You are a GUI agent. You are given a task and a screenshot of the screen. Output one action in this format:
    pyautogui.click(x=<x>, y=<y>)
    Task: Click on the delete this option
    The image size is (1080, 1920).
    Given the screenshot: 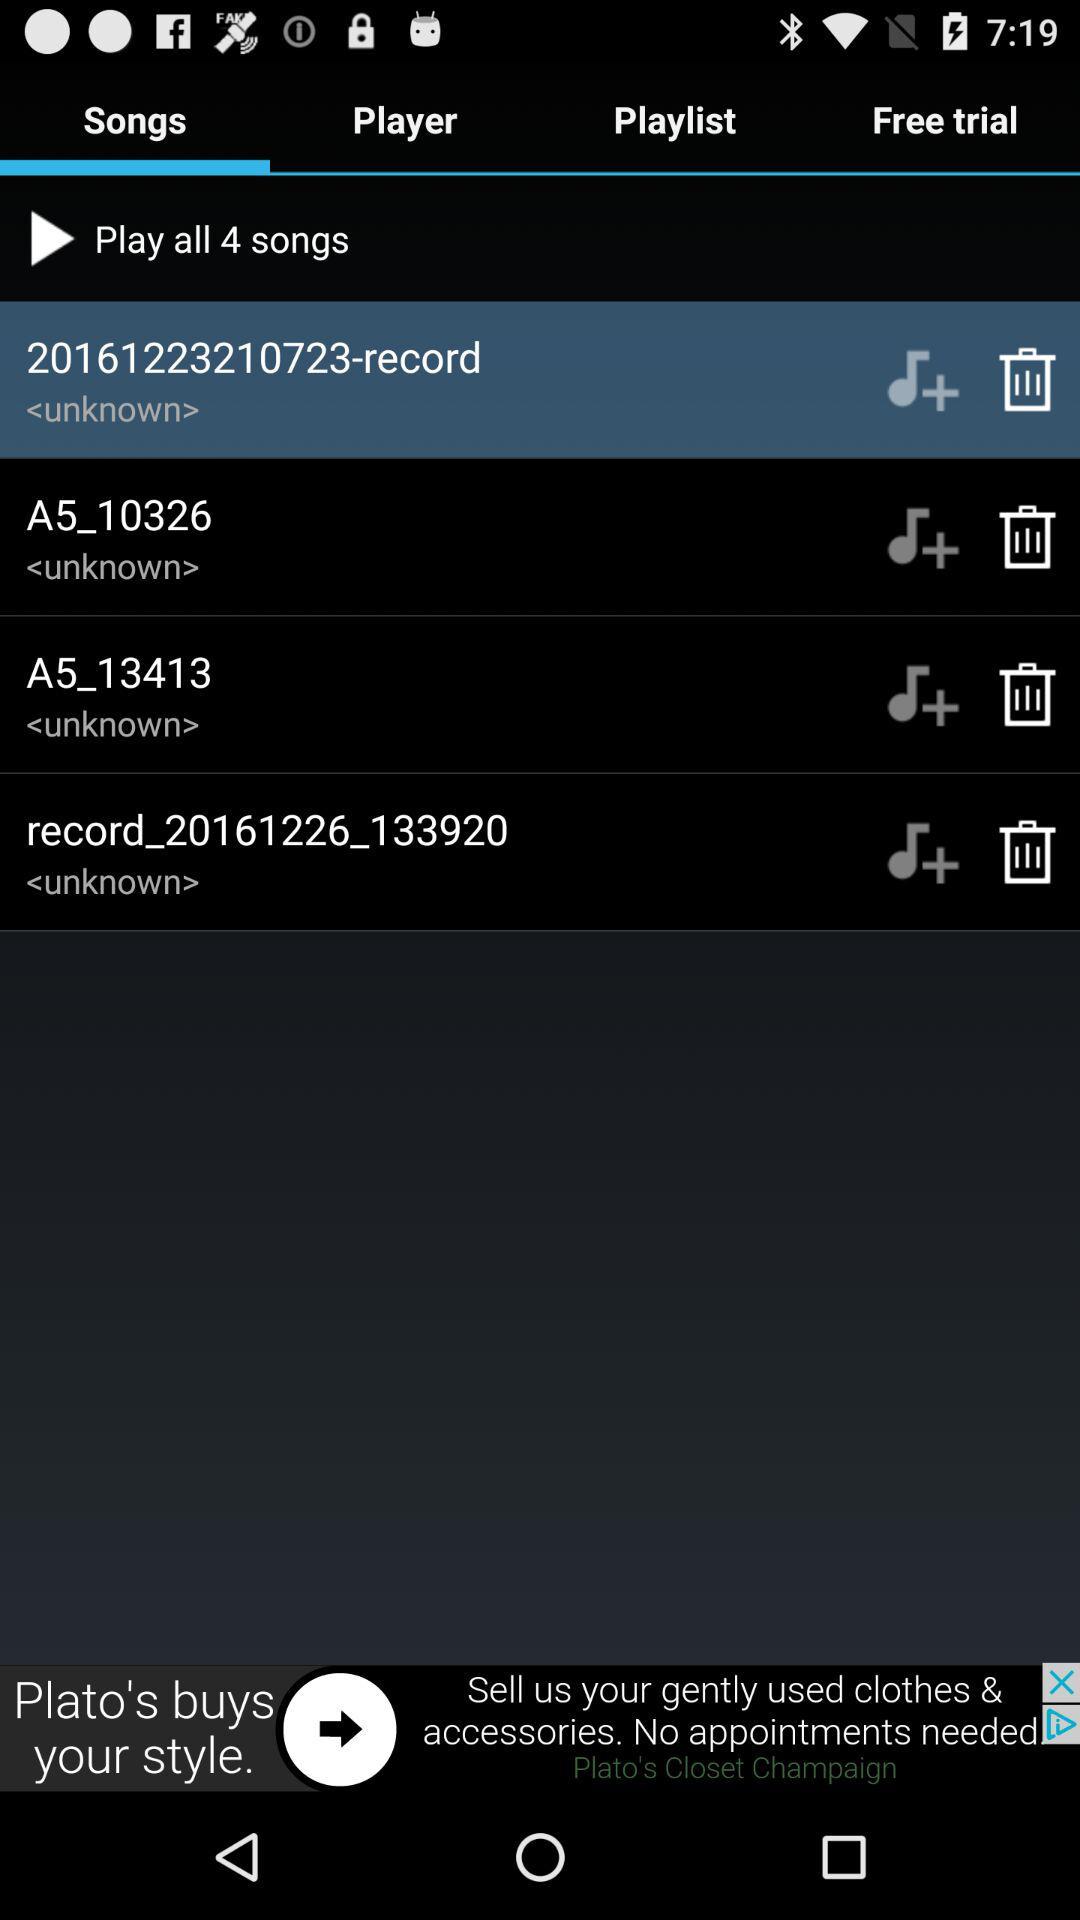 What is the action you would take?
    pyautogui.click(x=1017, y=694)
    